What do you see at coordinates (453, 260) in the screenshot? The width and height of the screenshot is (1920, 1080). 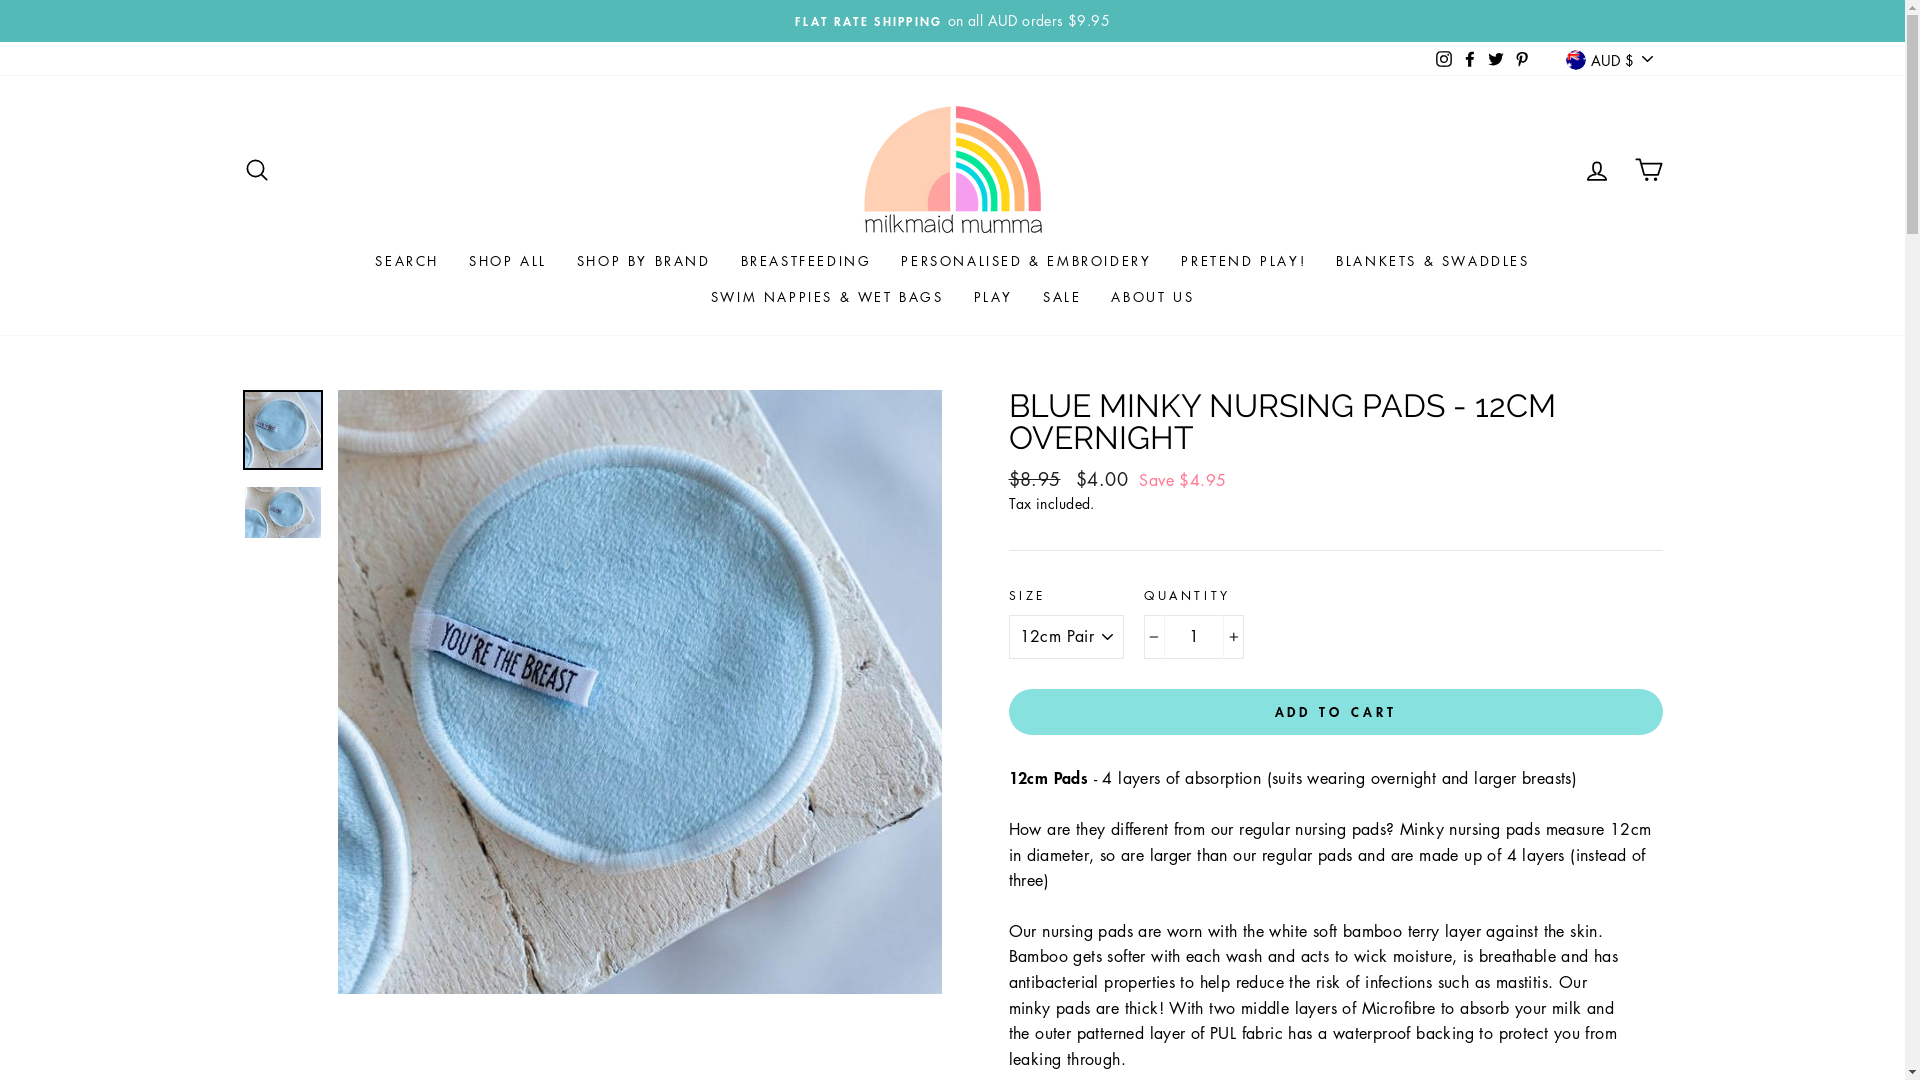 I see `'SHOP ALL'` at bounding box center [453, 260].